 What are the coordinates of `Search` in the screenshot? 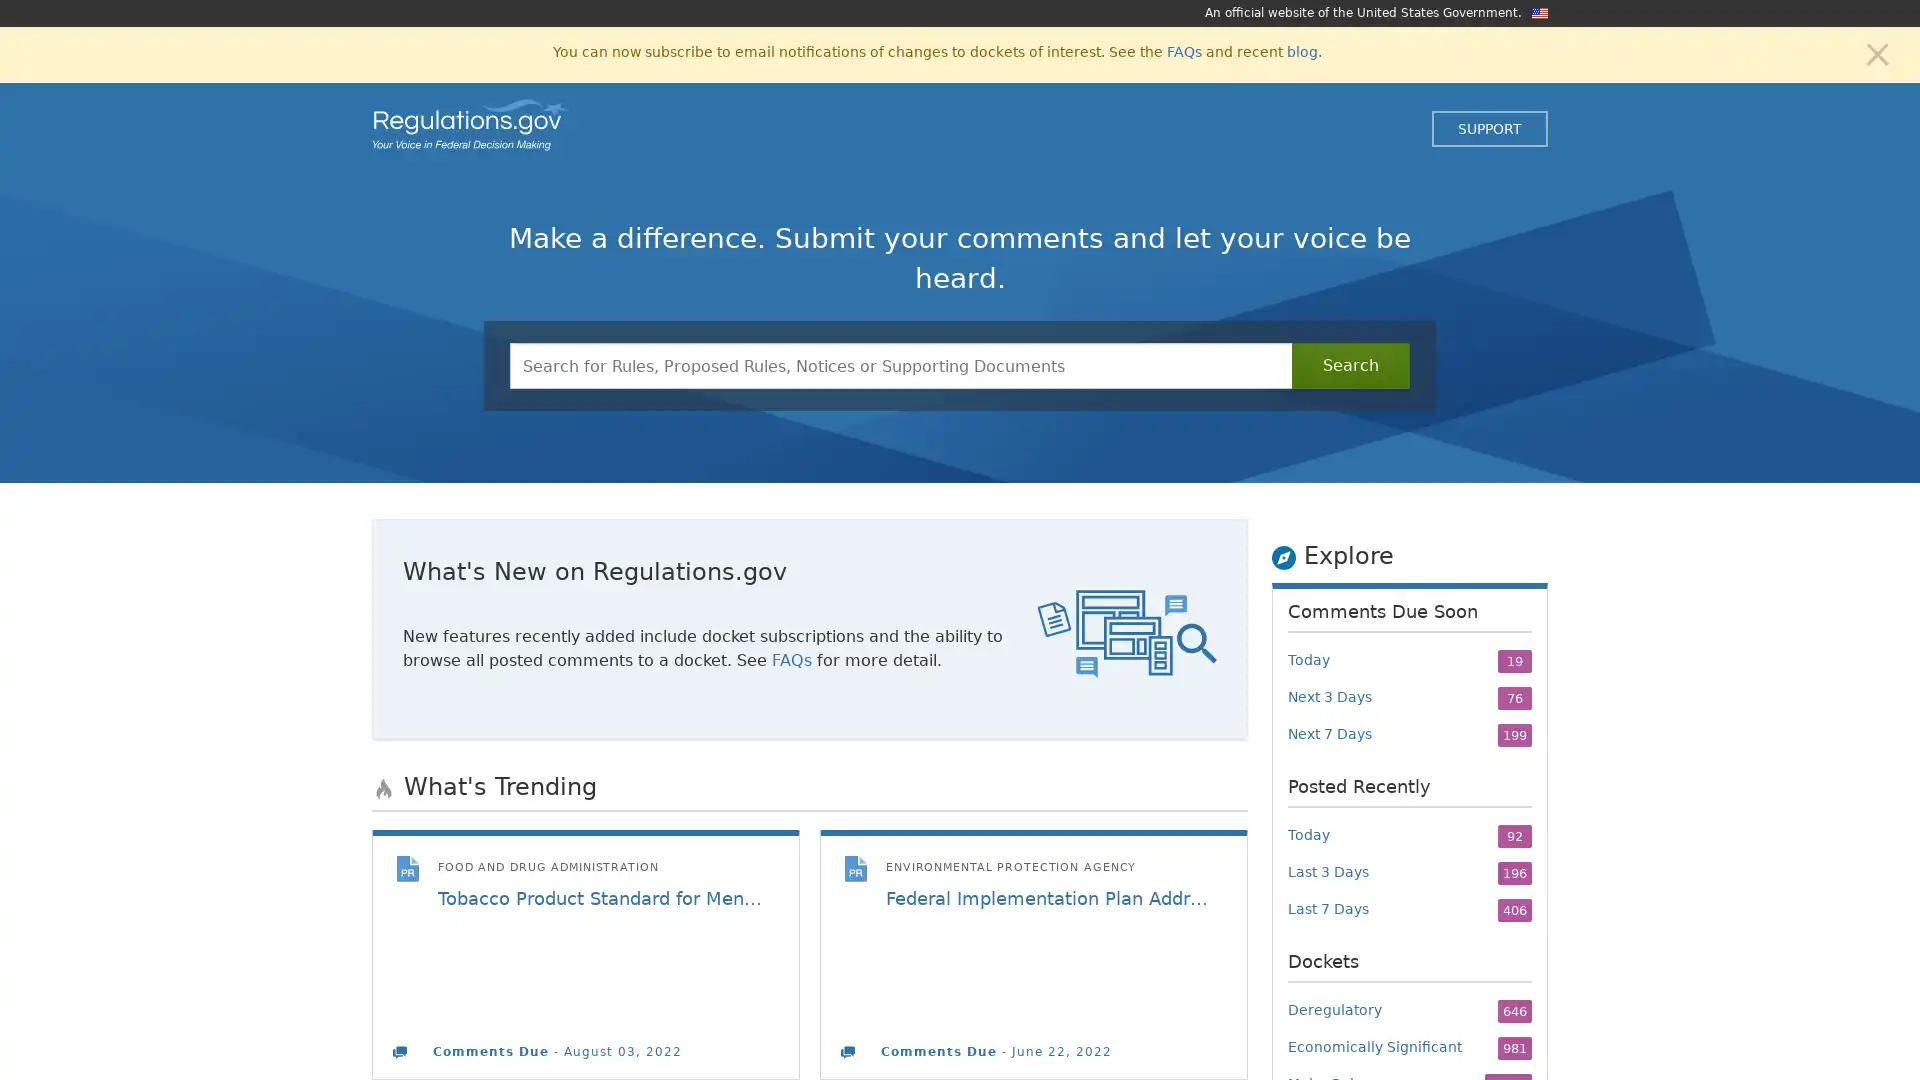 It's located at (1350, 366).